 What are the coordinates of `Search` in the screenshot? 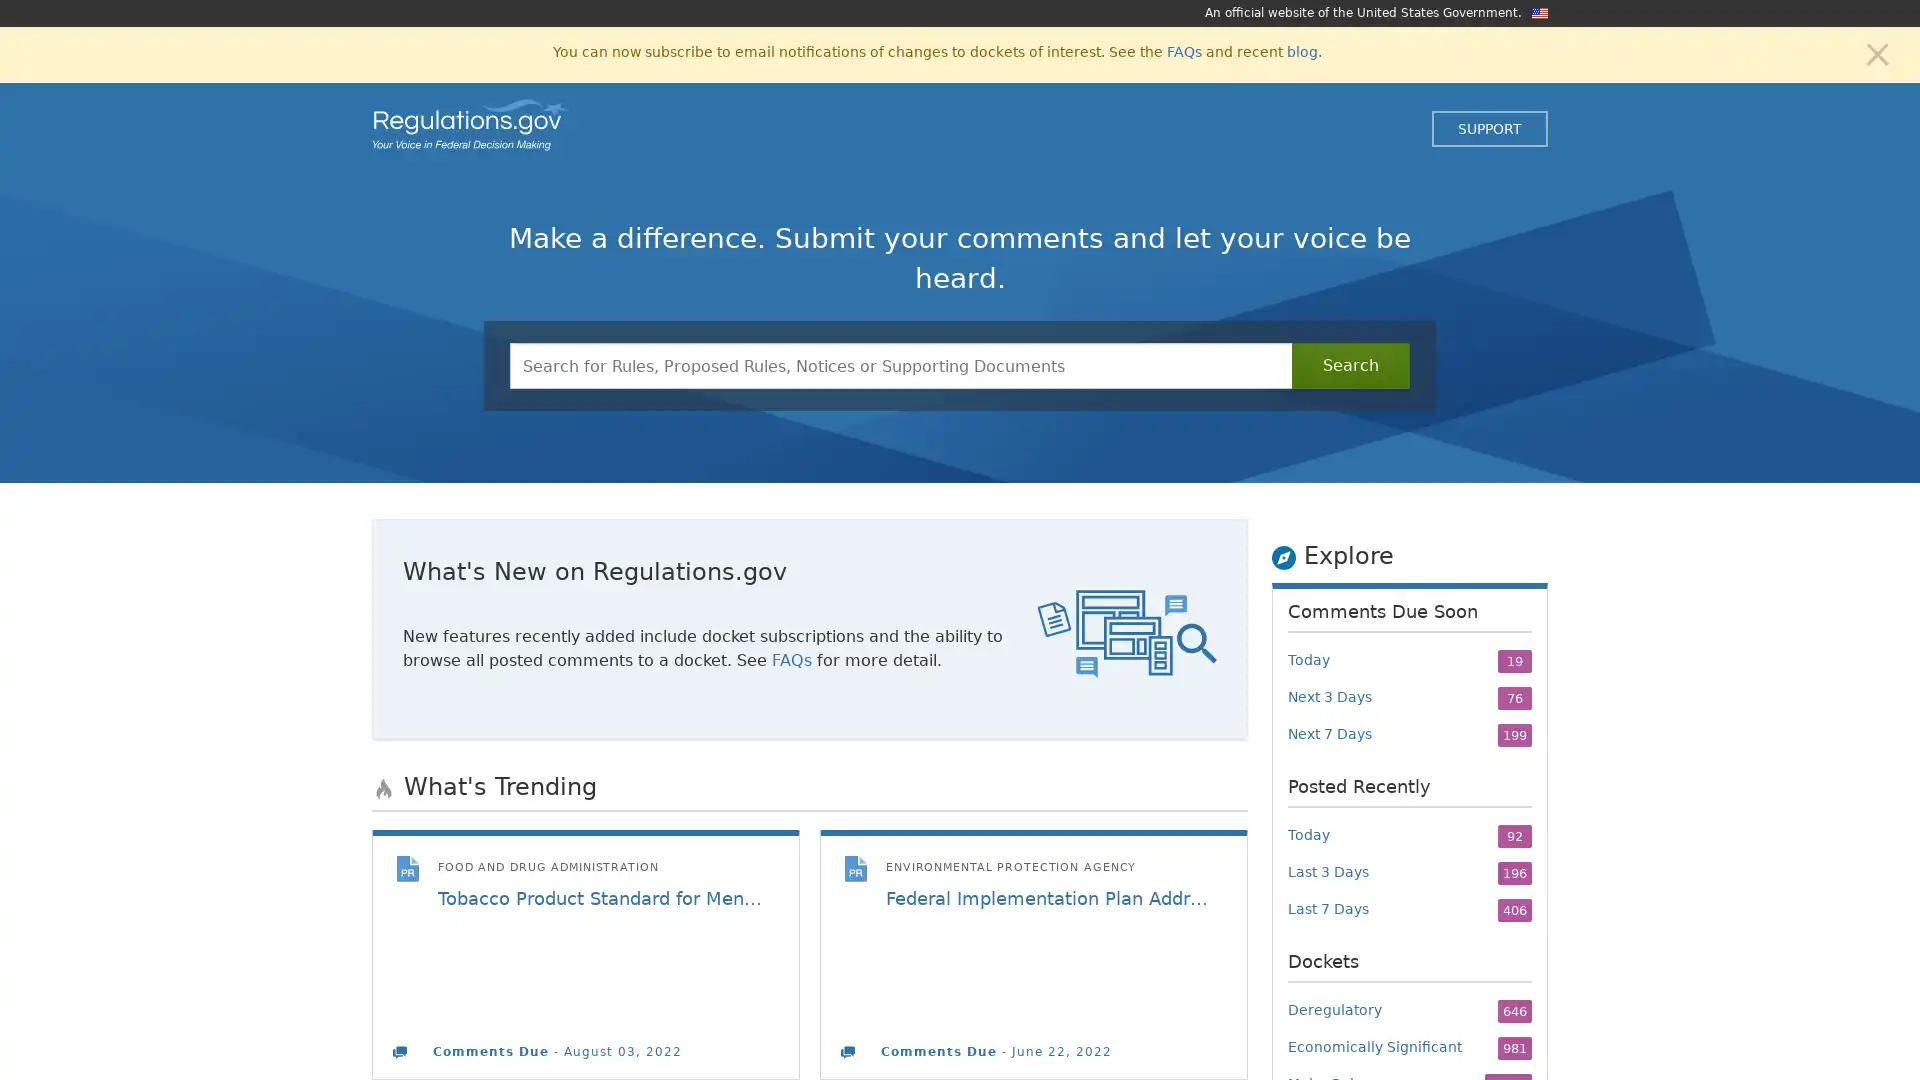 It's located at (1350, 366).